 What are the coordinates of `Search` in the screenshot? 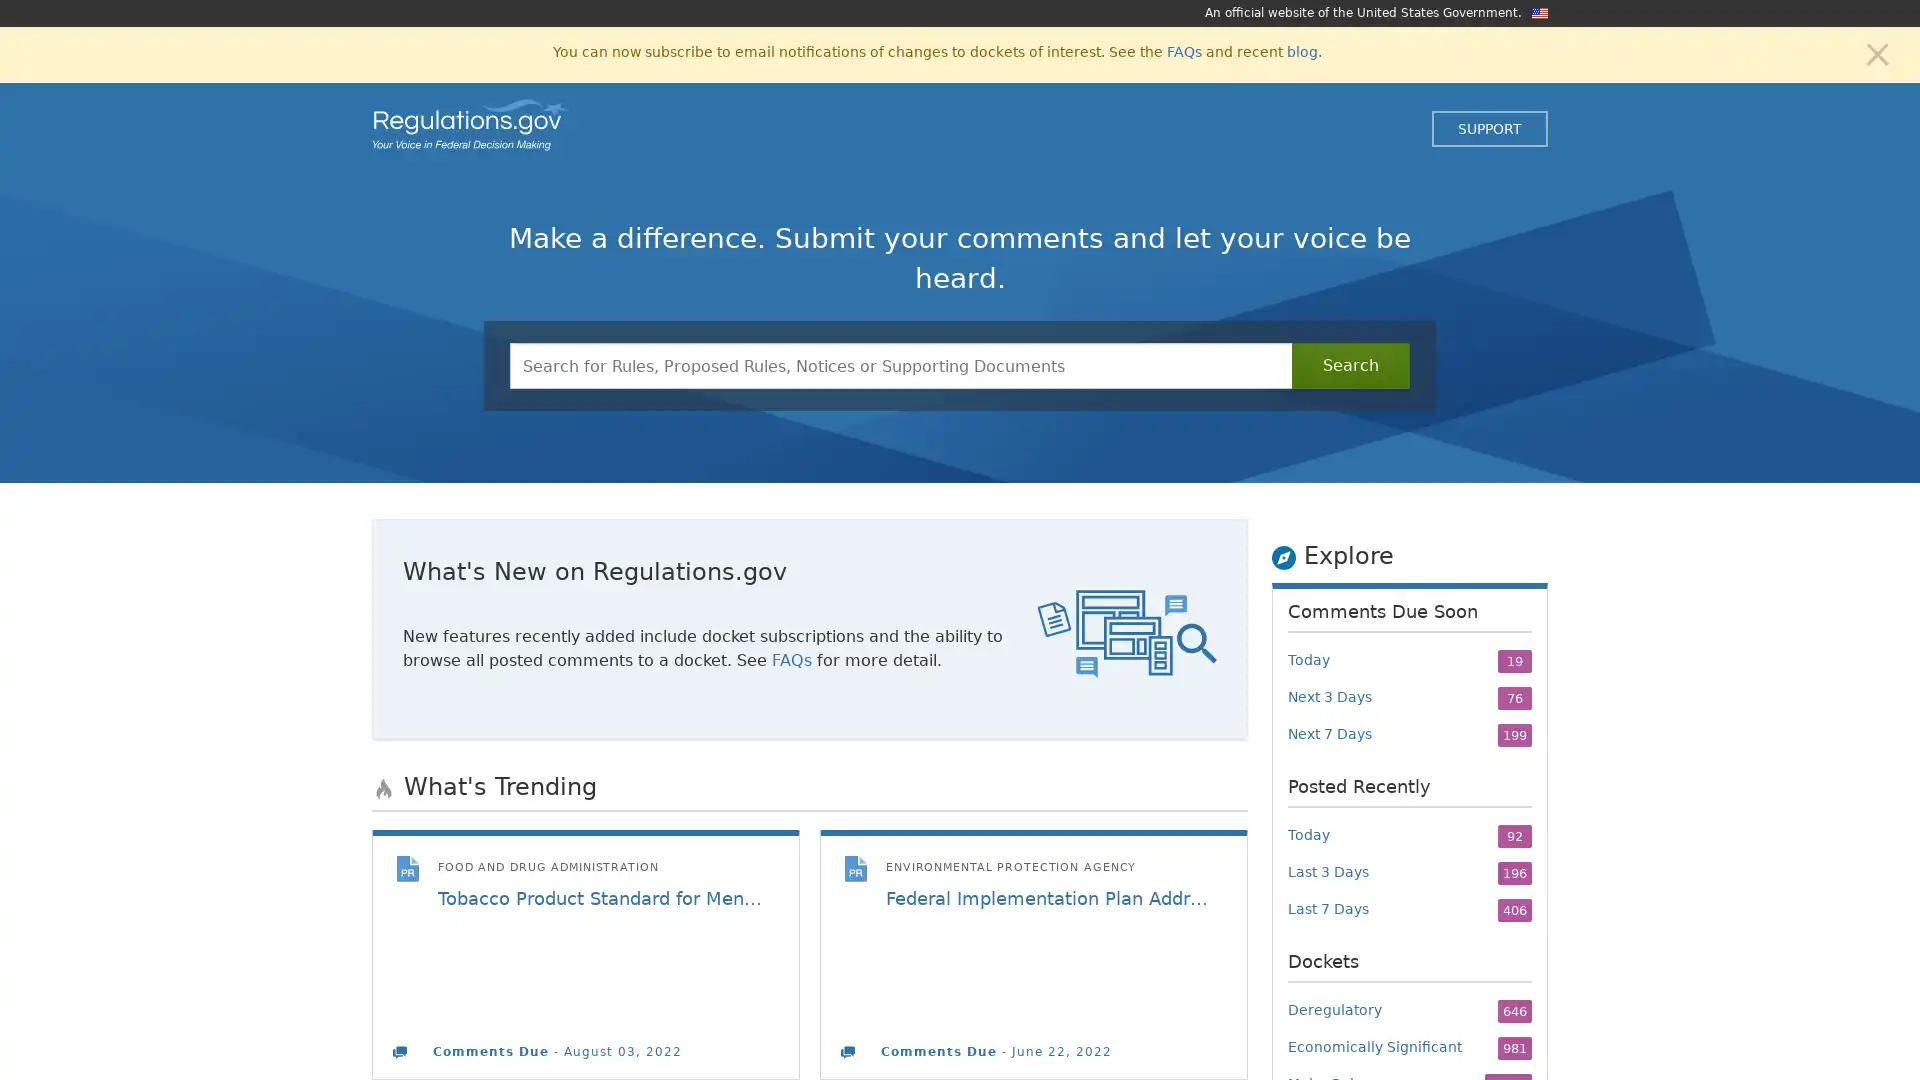 It's located at (1350, 366).